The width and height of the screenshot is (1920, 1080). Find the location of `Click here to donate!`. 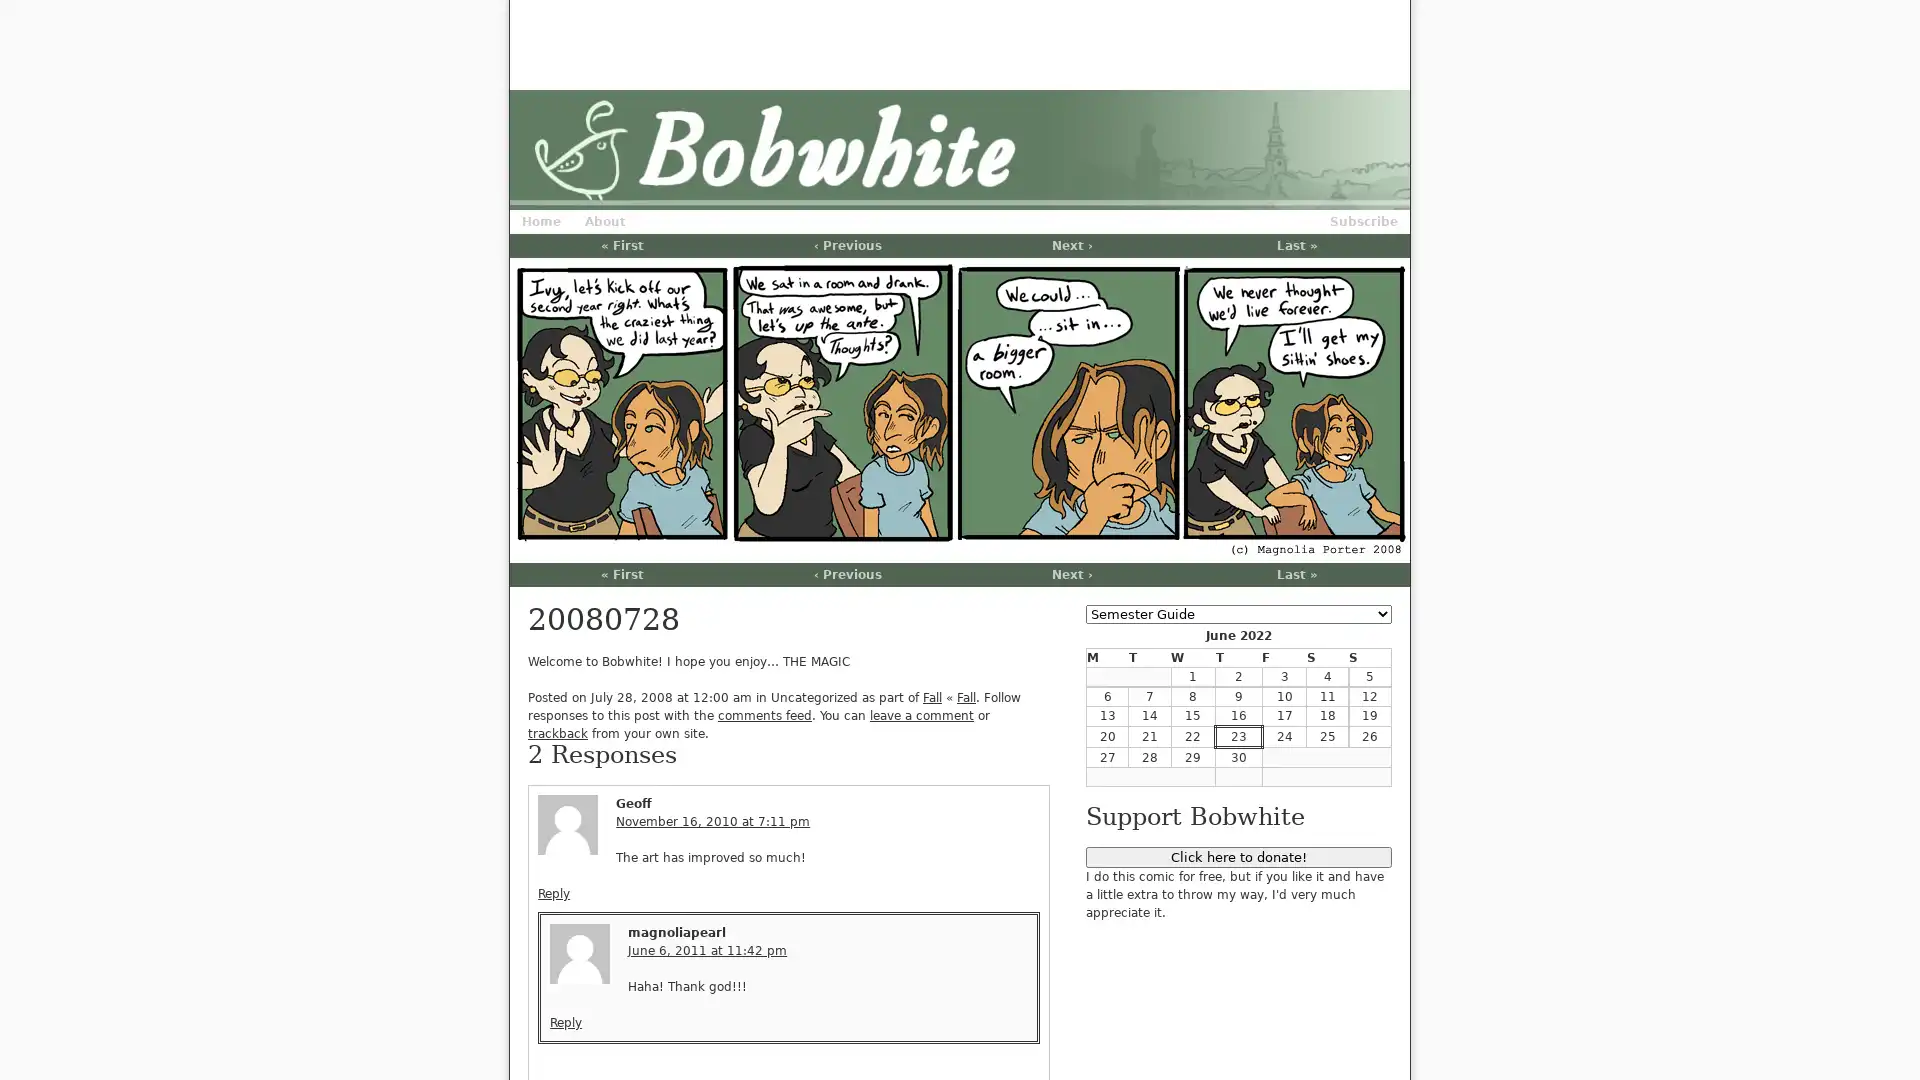

Click here to donate! is located at coordinates (1237, 856).